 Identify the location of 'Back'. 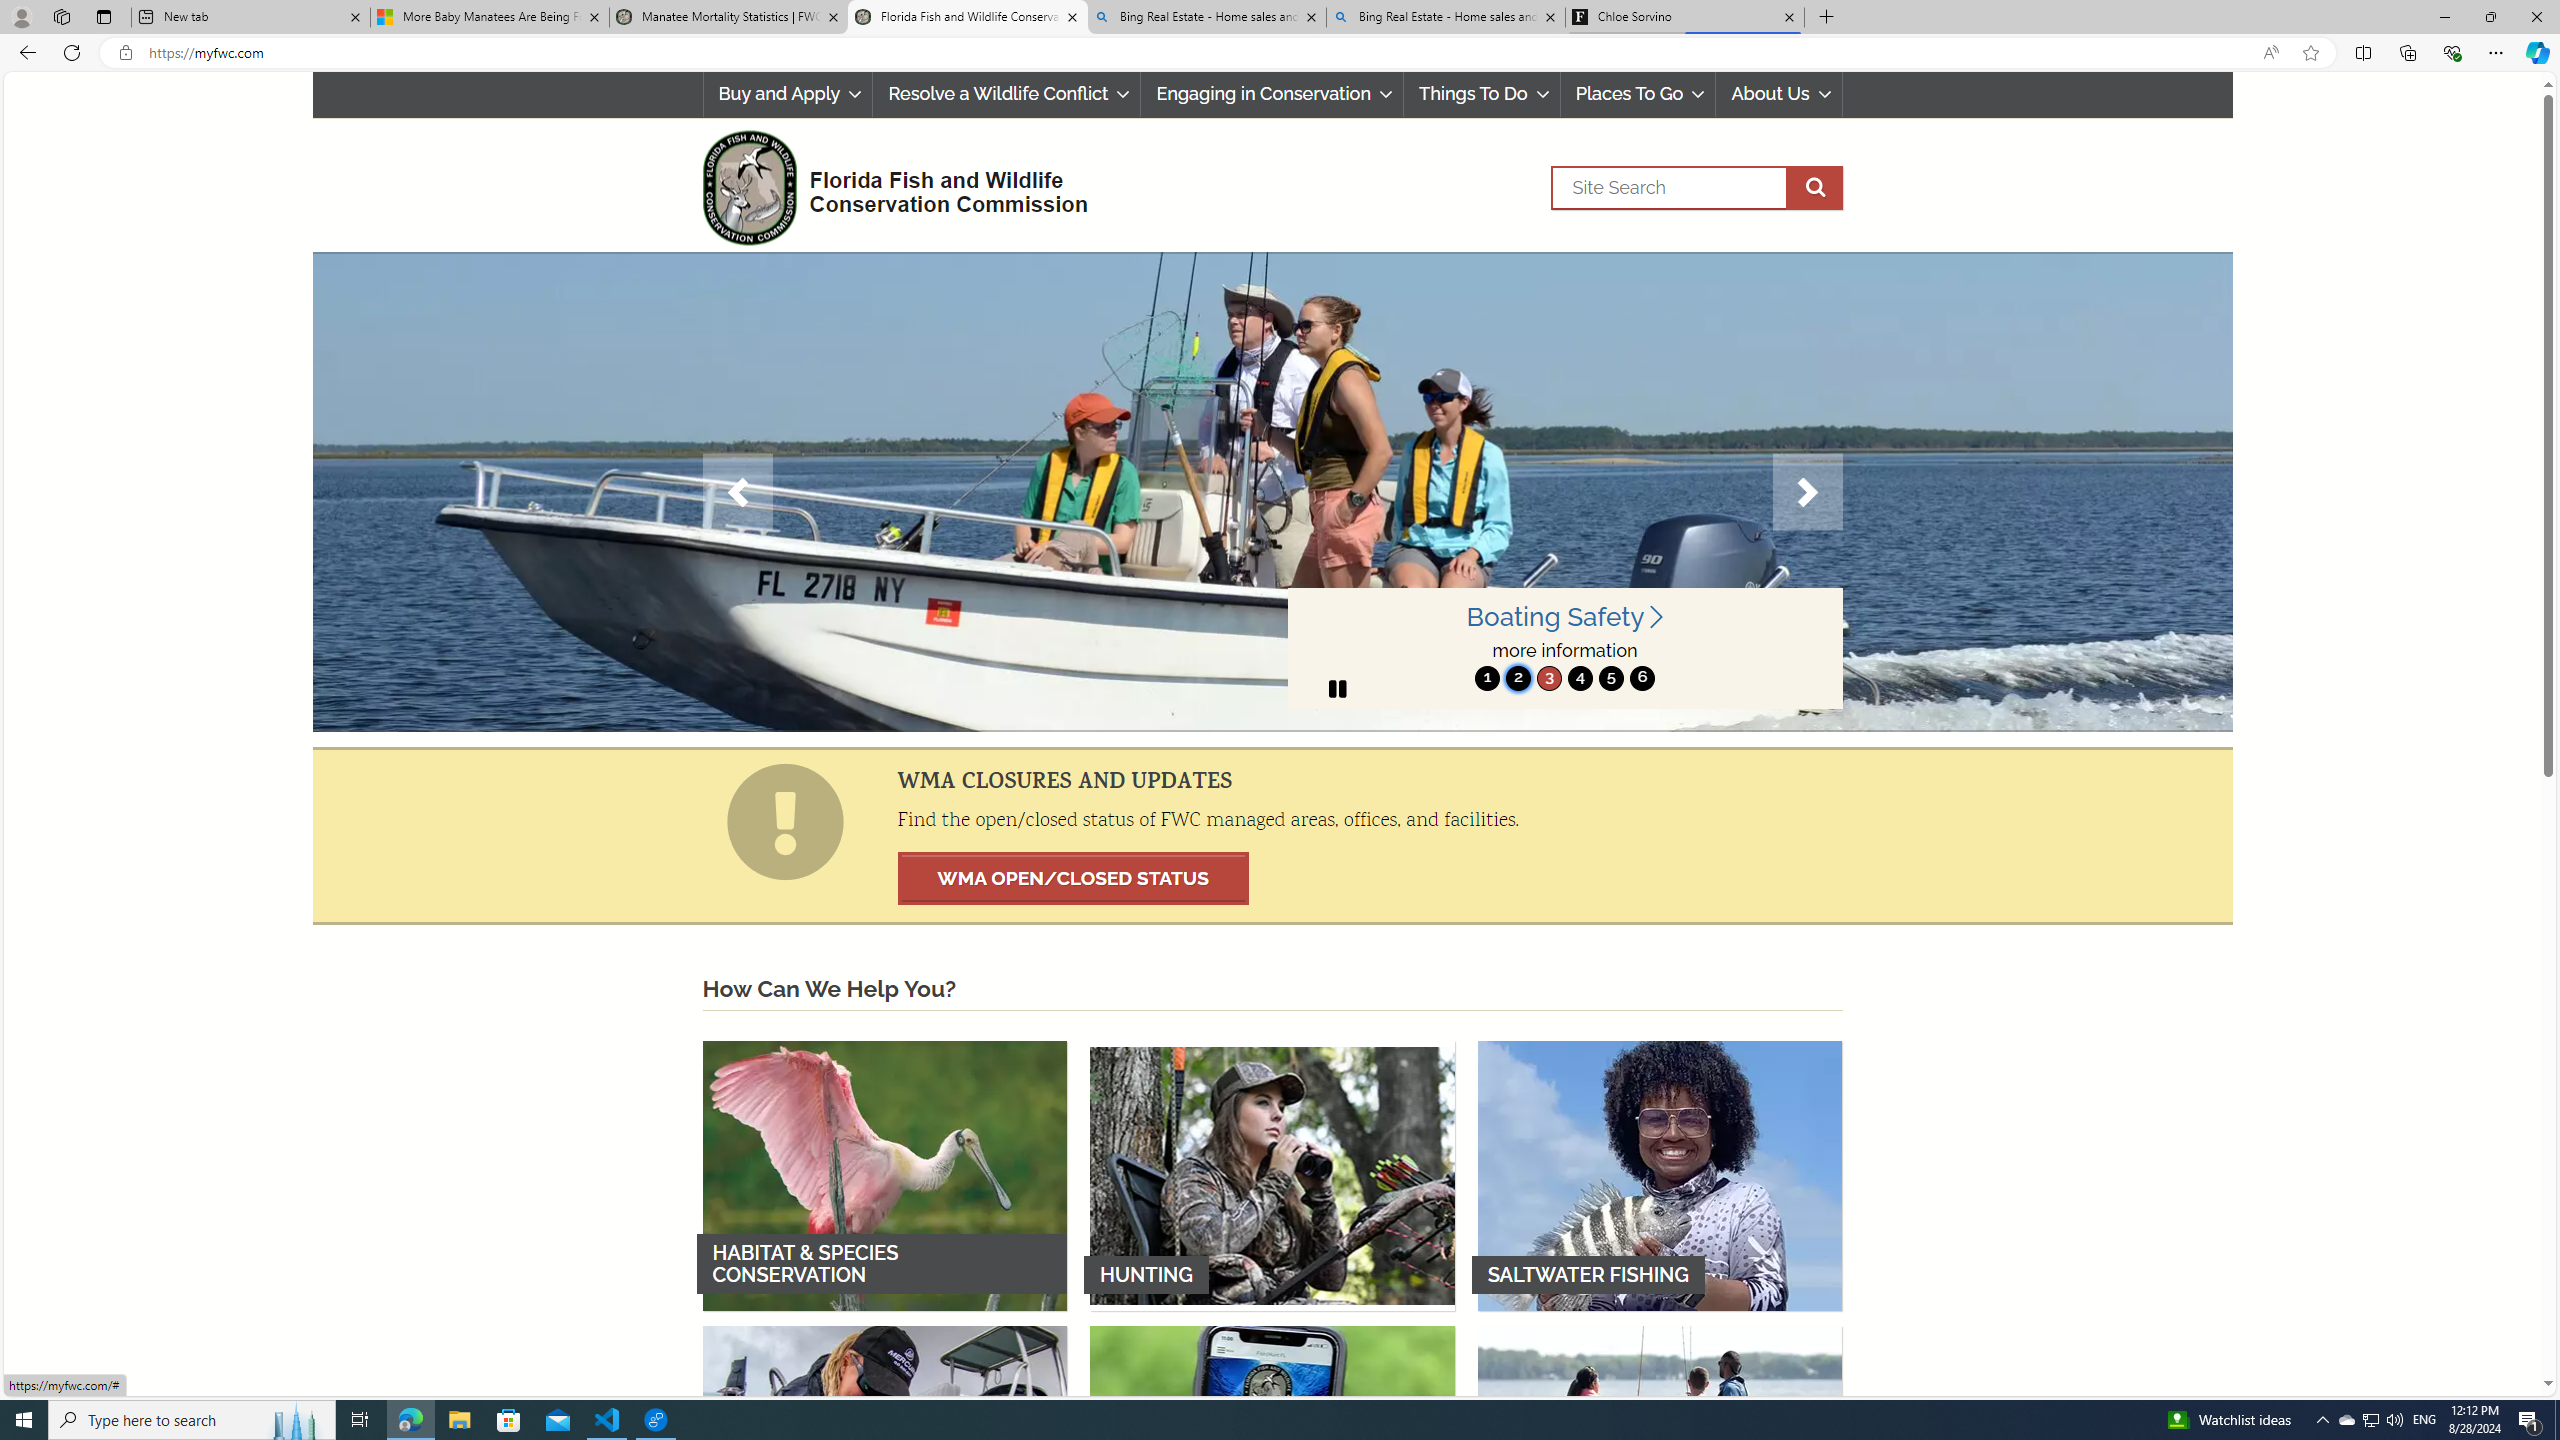
(24, 51).